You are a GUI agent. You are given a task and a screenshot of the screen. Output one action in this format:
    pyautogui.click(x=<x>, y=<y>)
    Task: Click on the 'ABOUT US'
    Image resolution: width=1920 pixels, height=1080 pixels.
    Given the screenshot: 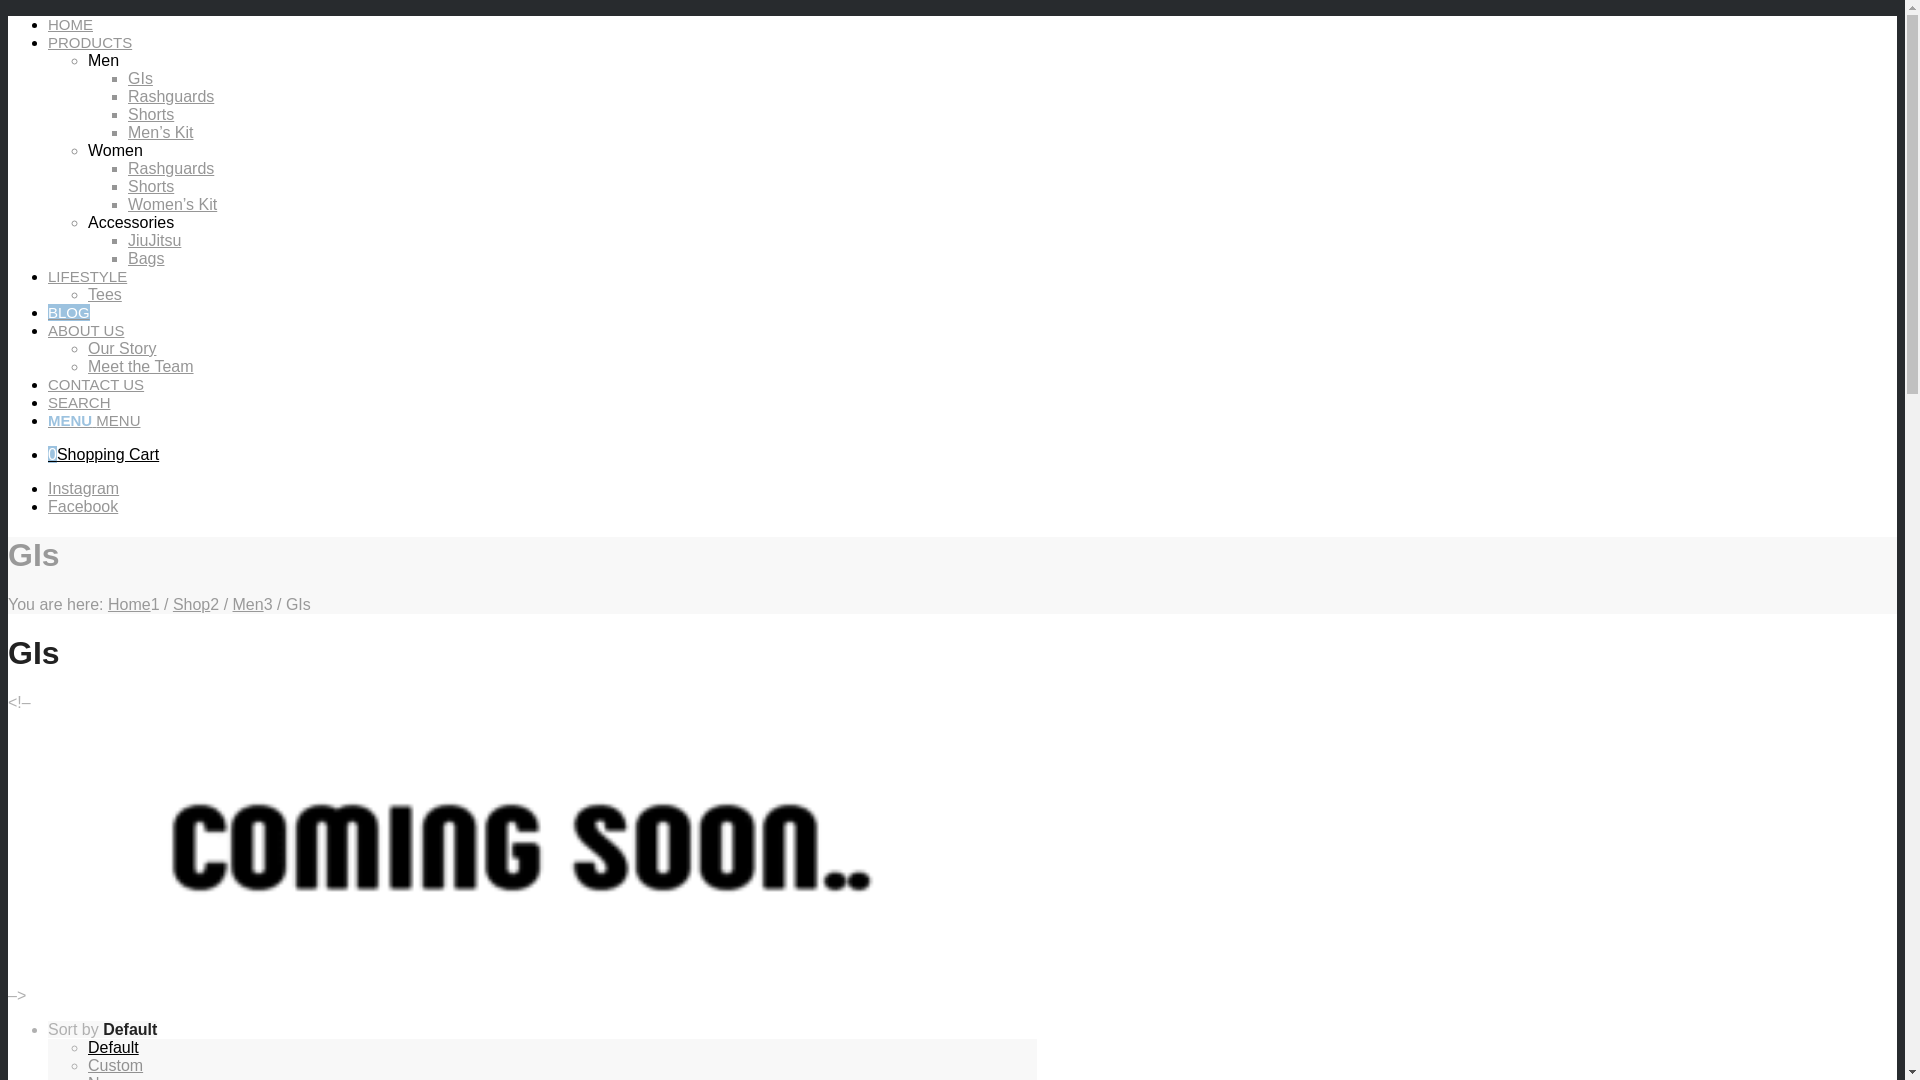 What is the action you would take?
    pyautogui.click(x=85, y=329)
    